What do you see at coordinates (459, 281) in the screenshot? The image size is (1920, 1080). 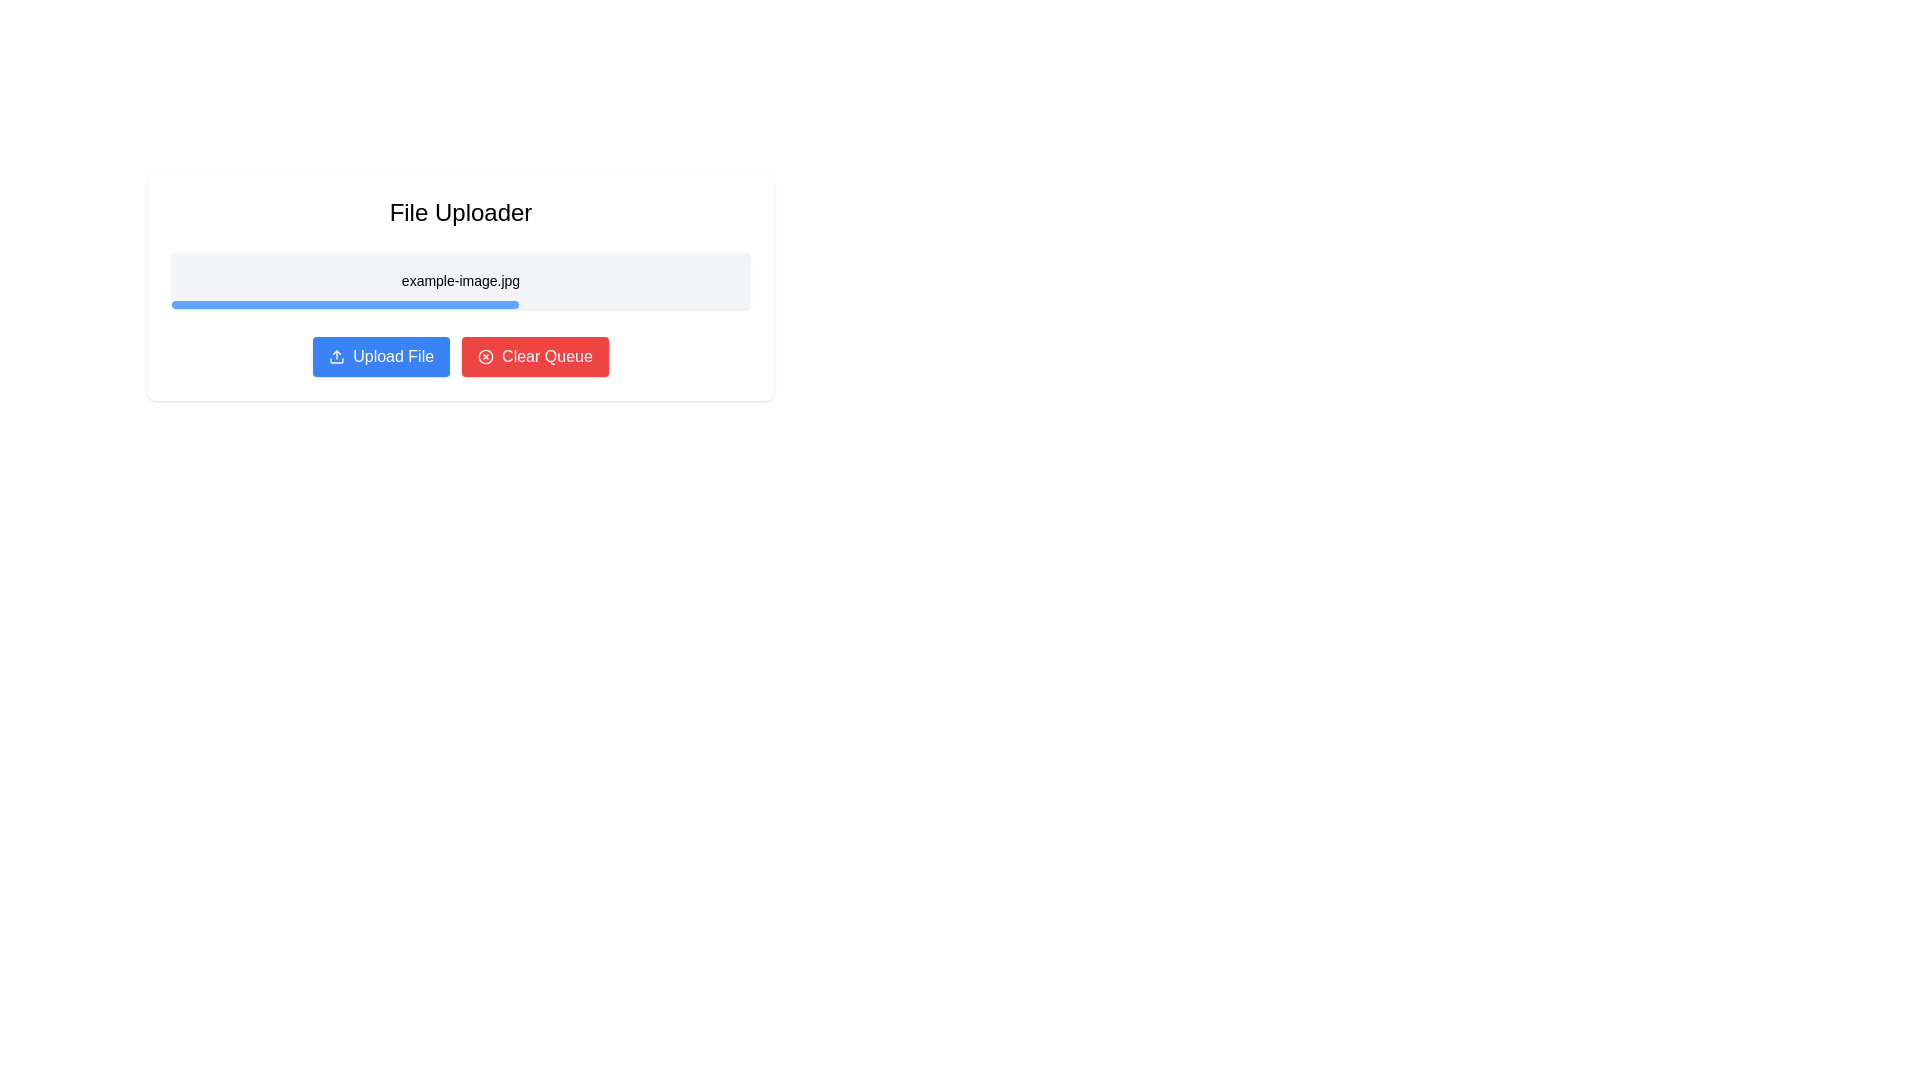 I see `text content of the Text Label displaying the name of the file currently being processed, which is positioned above the blue progress bar` at bounding box center [459, 281].